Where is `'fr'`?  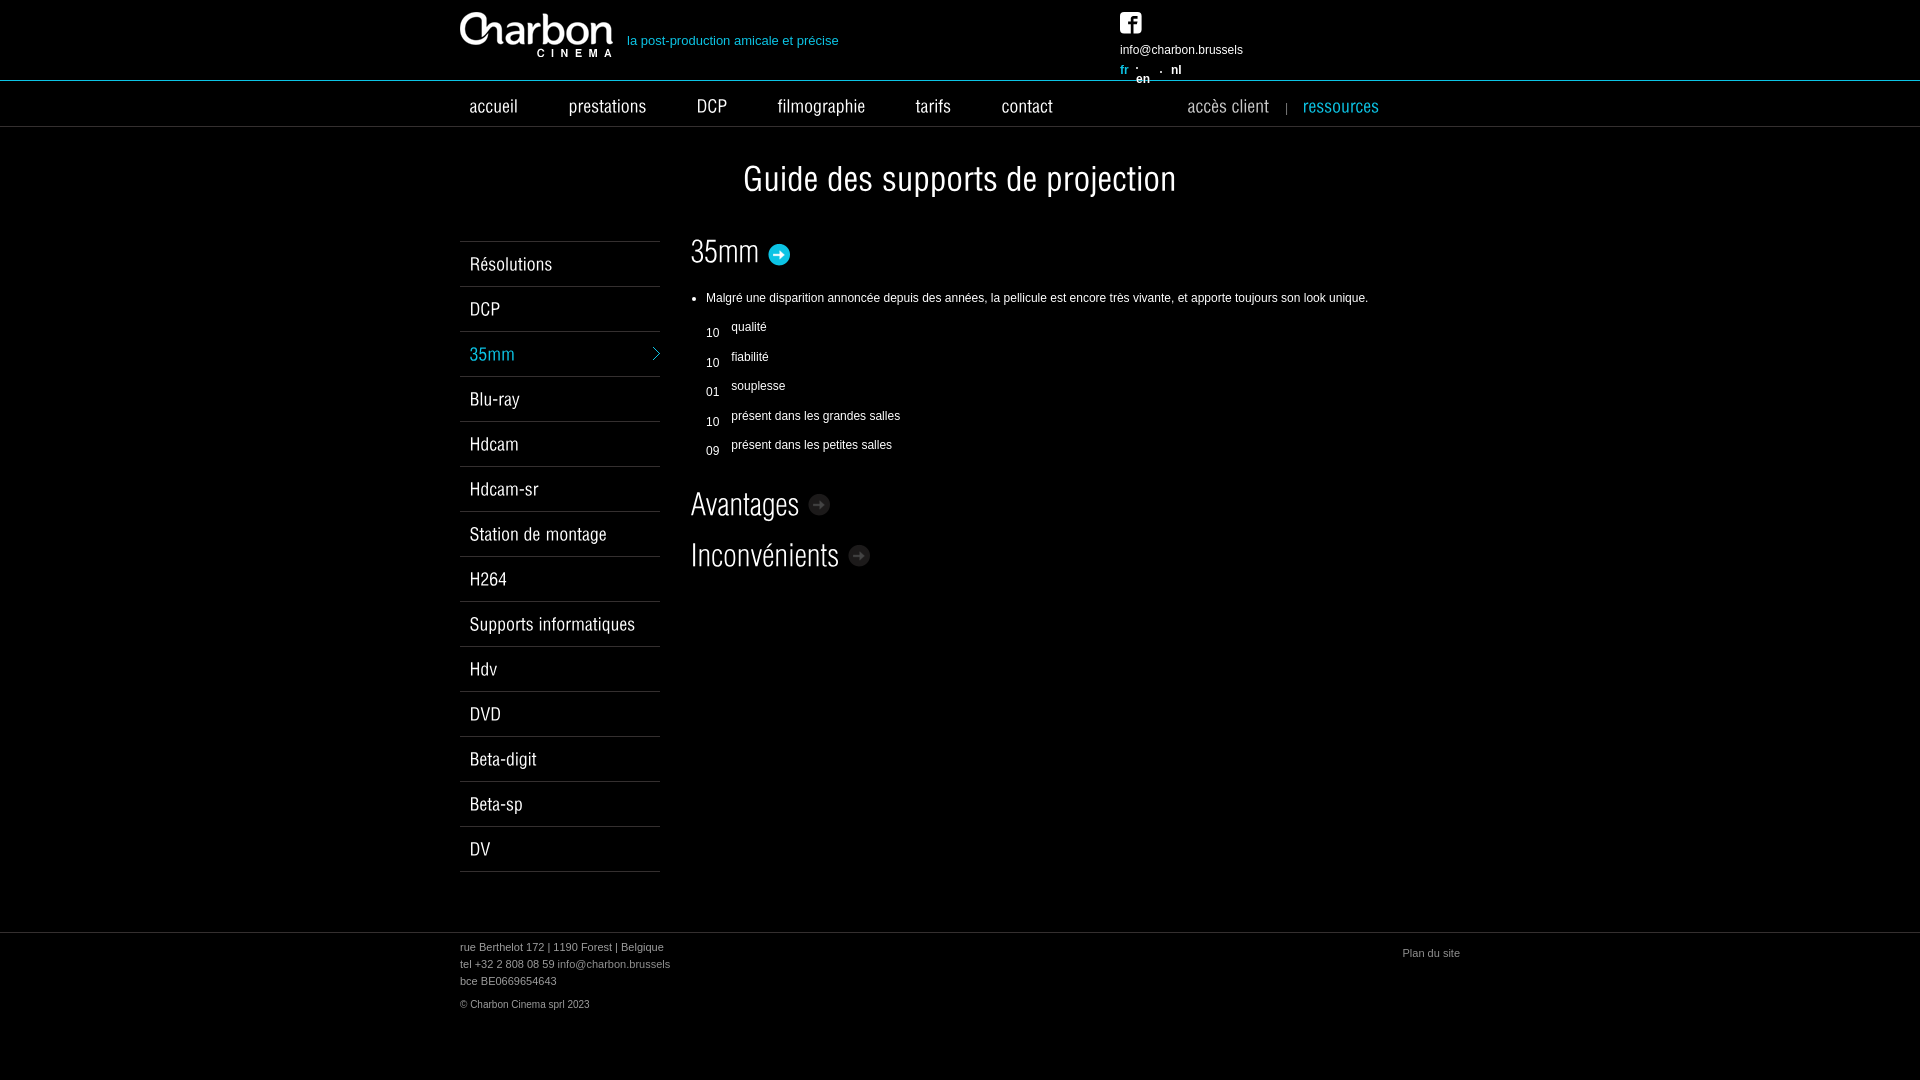 'fr' is located at coordinates (1124, 68).